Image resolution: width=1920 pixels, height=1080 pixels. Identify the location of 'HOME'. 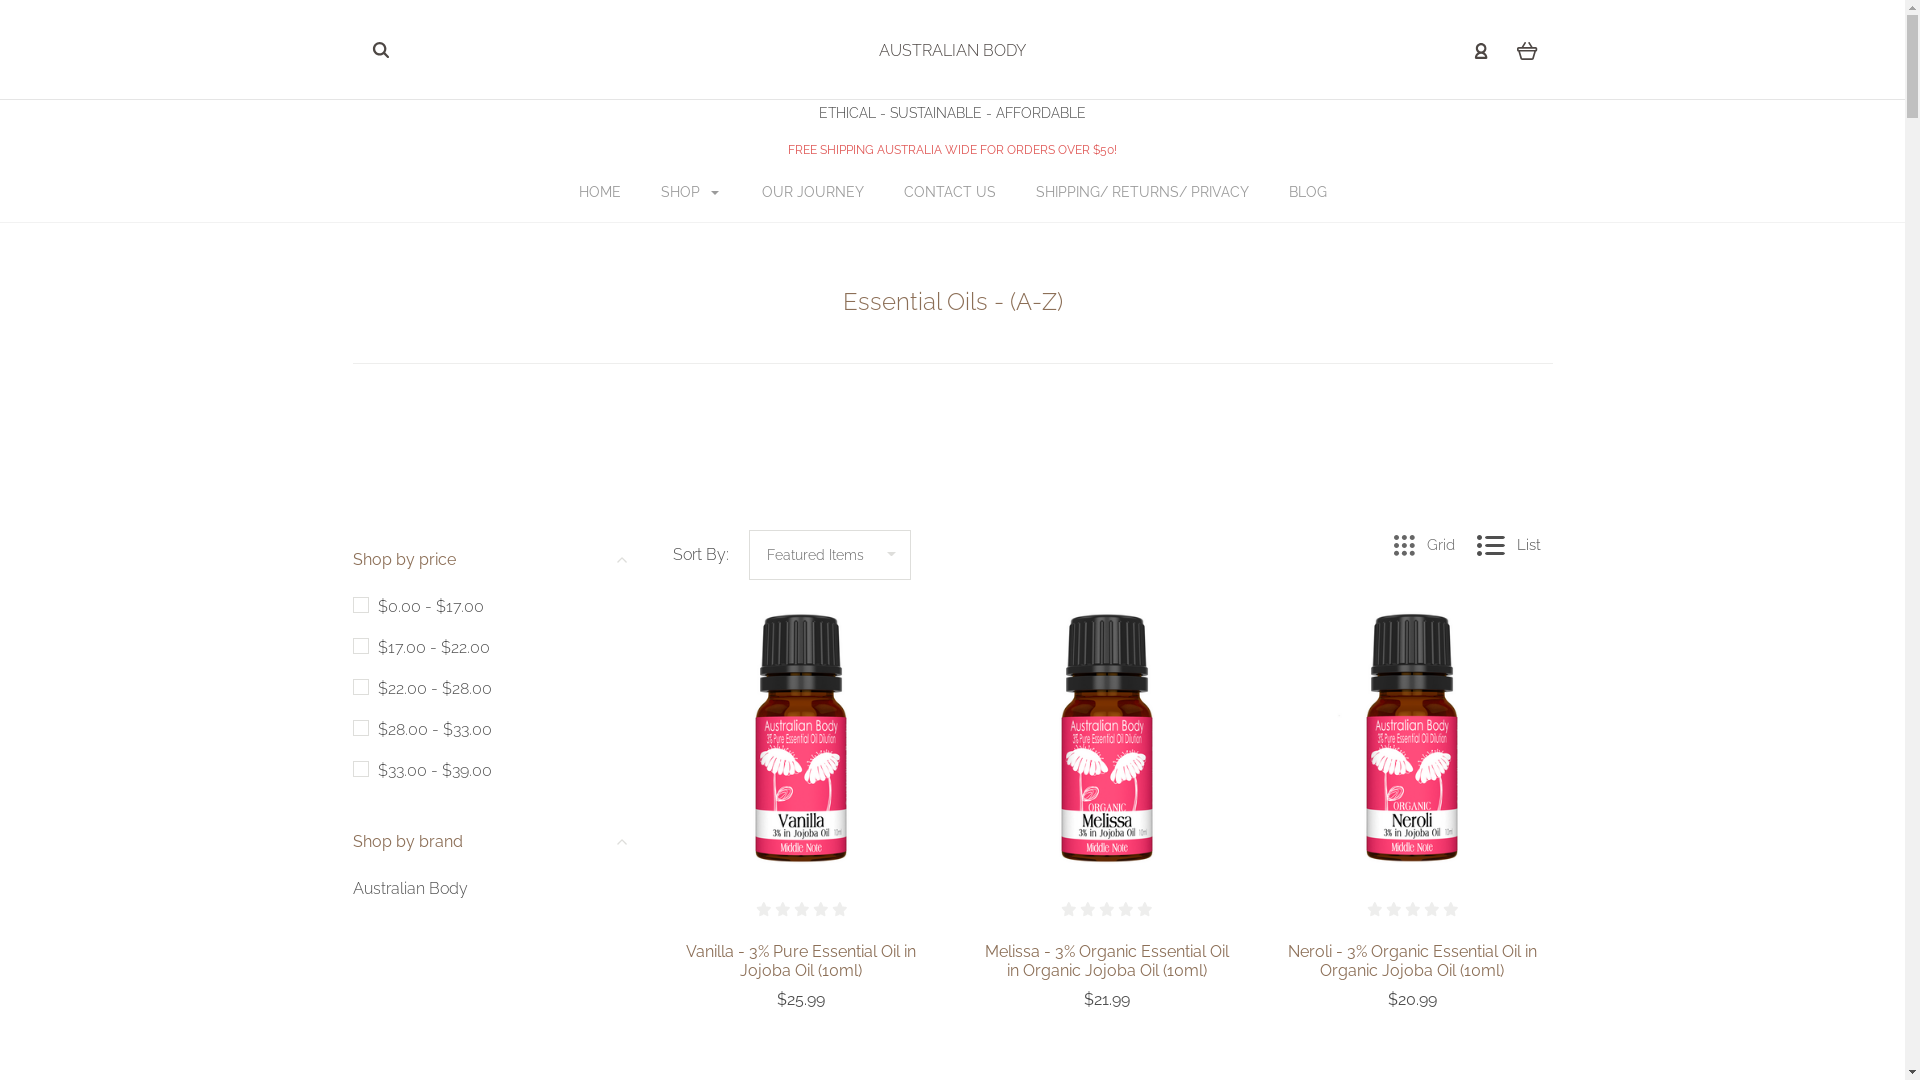
(598, 192).